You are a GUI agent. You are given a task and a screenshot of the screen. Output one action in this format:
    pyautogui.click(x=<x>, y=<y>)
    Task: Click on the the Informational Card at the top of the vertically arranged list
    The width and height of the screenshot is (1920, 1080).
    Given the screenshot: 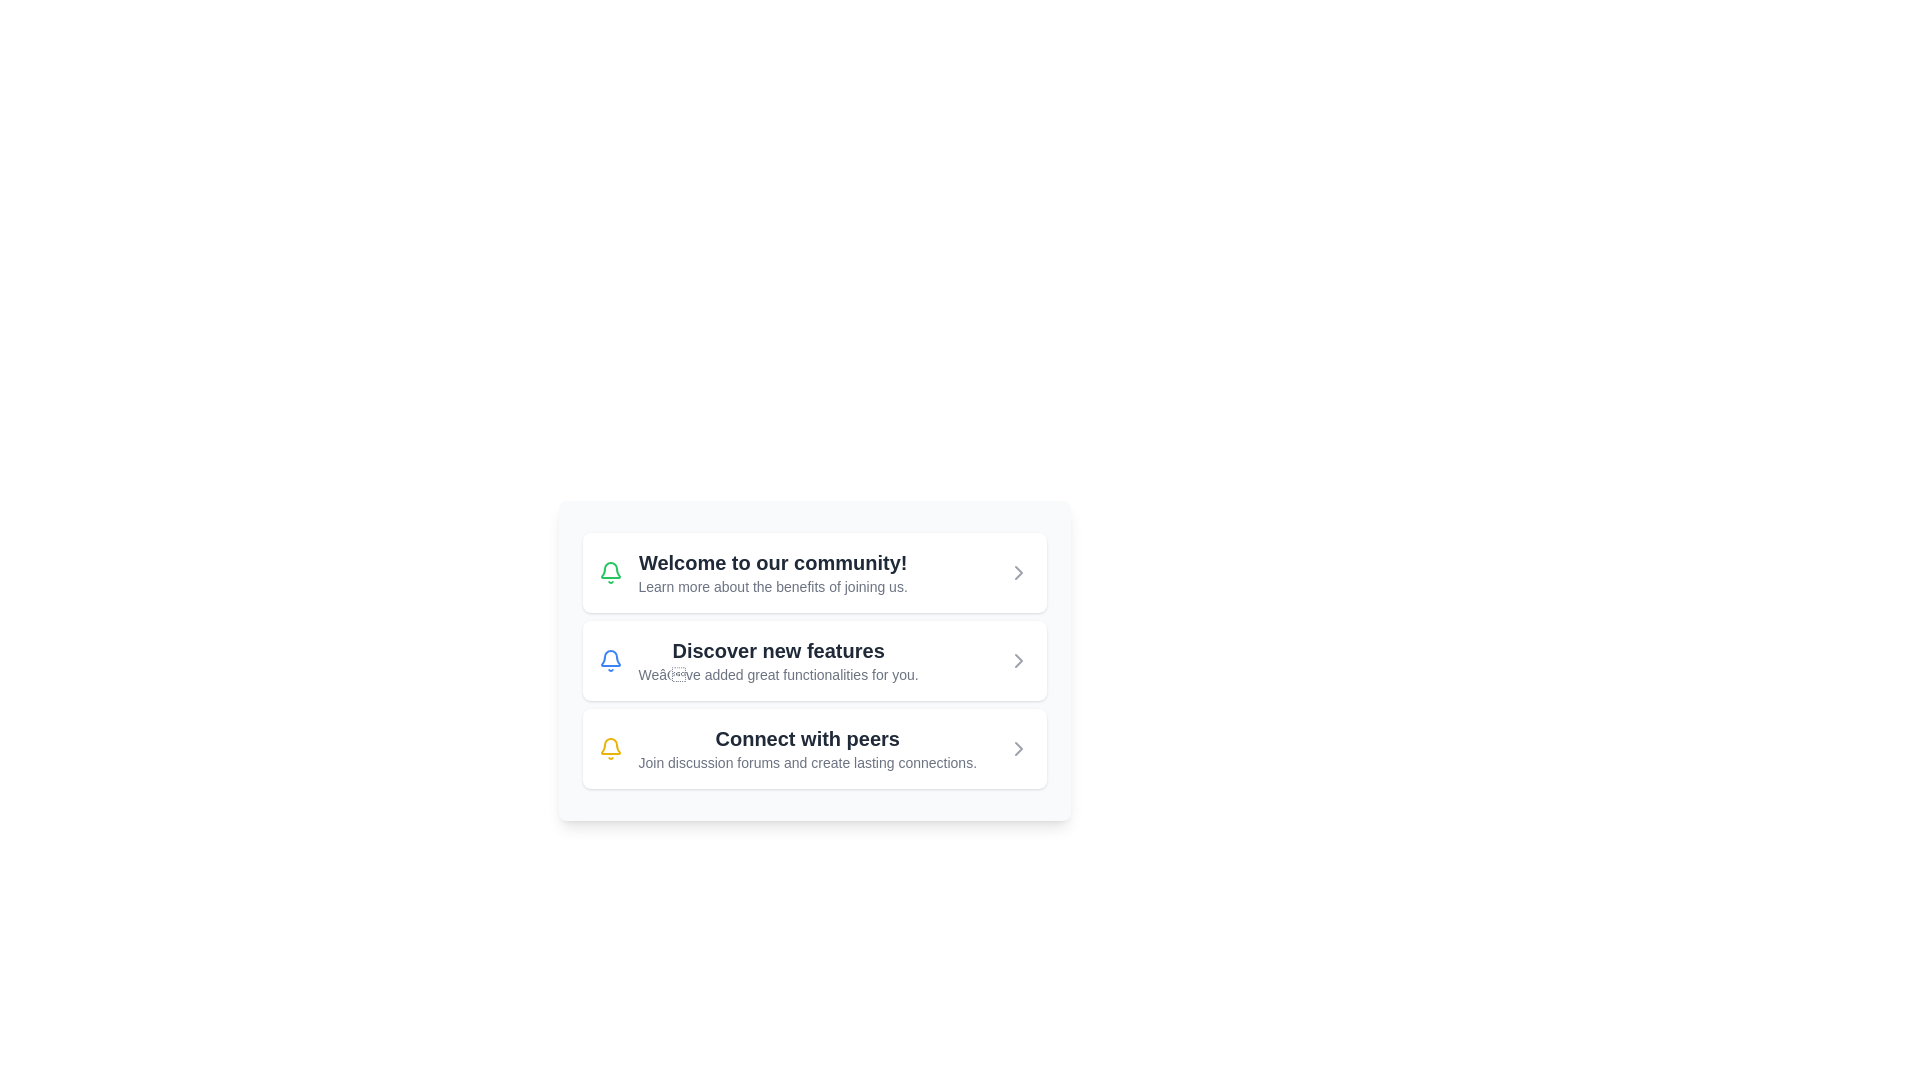 What is the action you would take?
    pyautogui.click(x=814, y=573)
    